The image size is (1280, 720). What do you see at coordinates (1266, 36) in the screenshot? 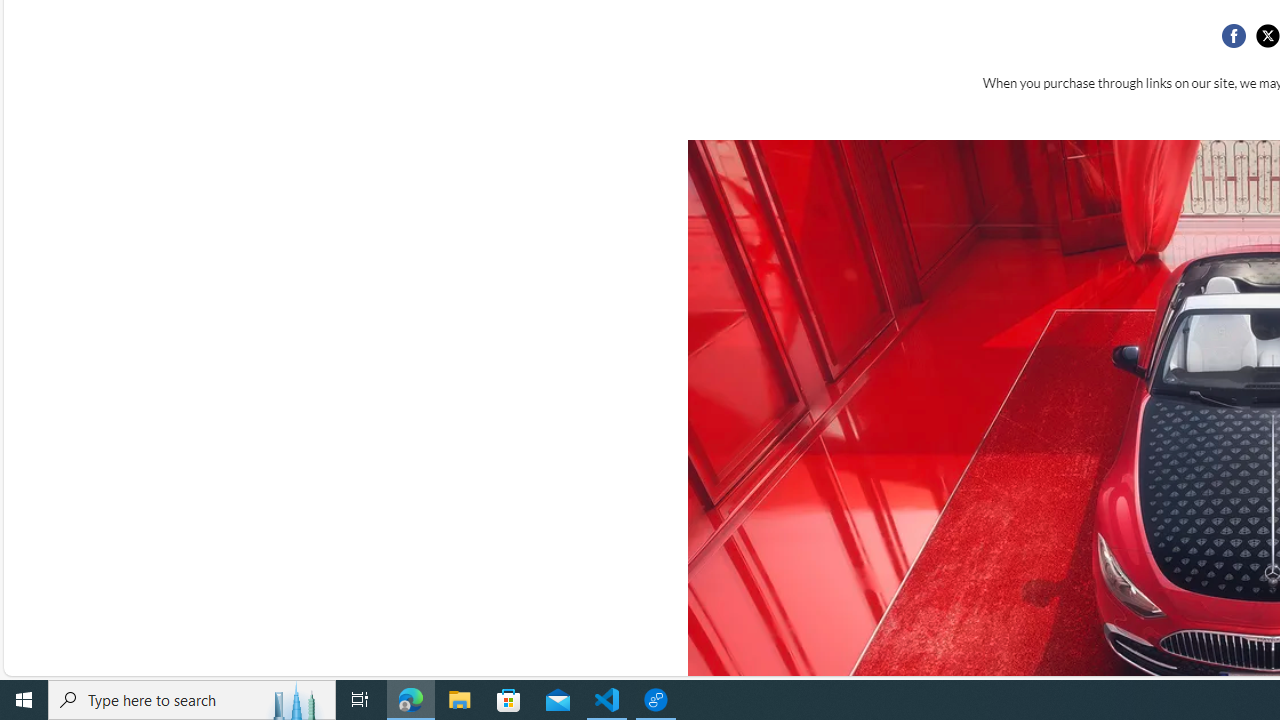
I see `'Class: icon-svg'` at bounding box center [1266, 36].